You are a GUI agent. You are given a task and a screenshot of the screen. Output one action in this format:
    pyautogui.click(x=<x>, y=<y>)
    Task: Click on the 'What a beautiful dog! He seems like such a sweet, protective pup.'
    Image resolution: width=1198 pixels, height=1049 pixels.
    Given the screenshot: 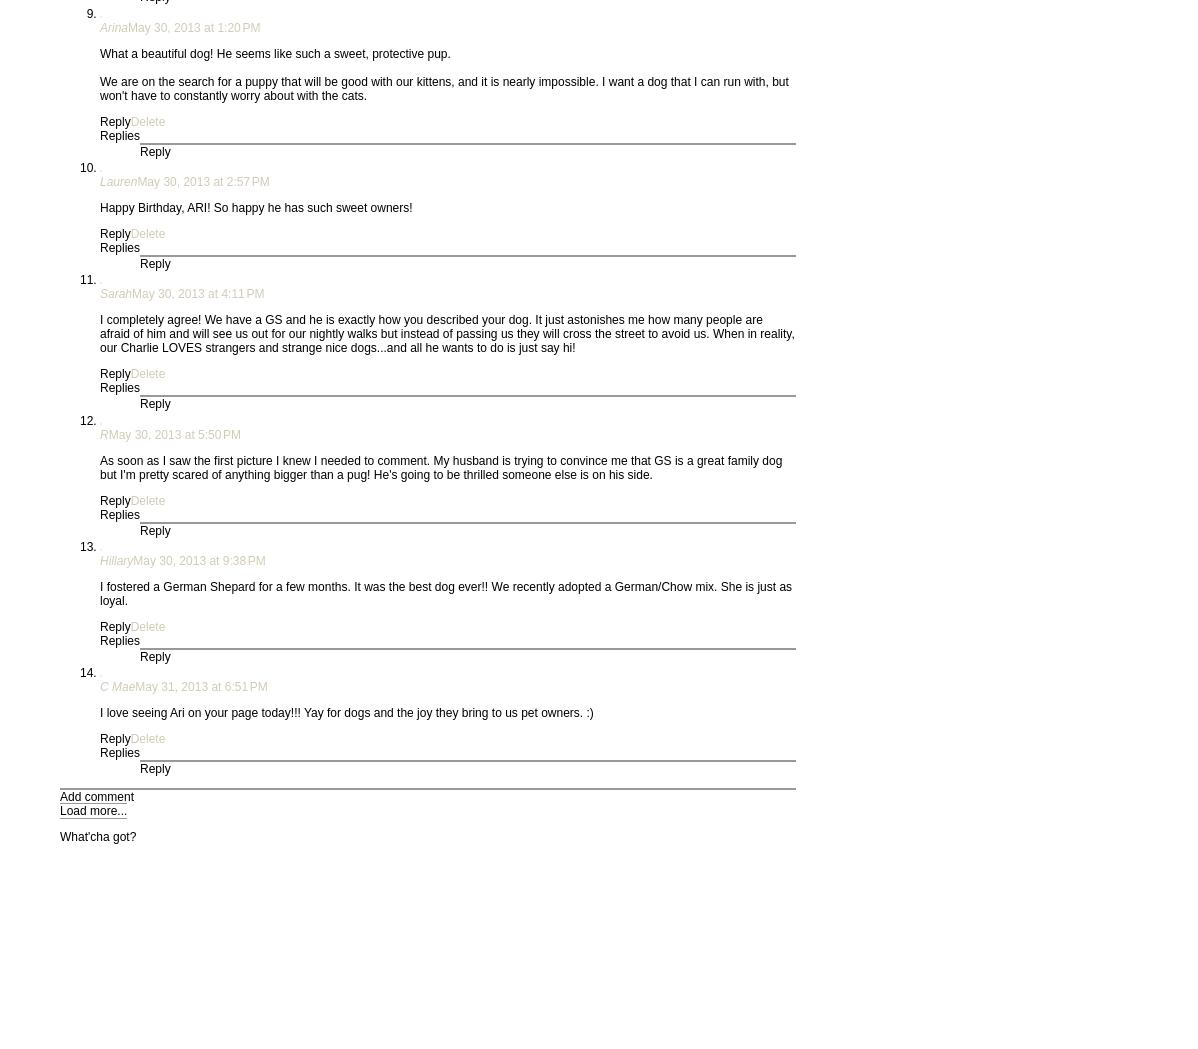 What is the action you would take?
    pyautogui.click(x=274, y=52)
    